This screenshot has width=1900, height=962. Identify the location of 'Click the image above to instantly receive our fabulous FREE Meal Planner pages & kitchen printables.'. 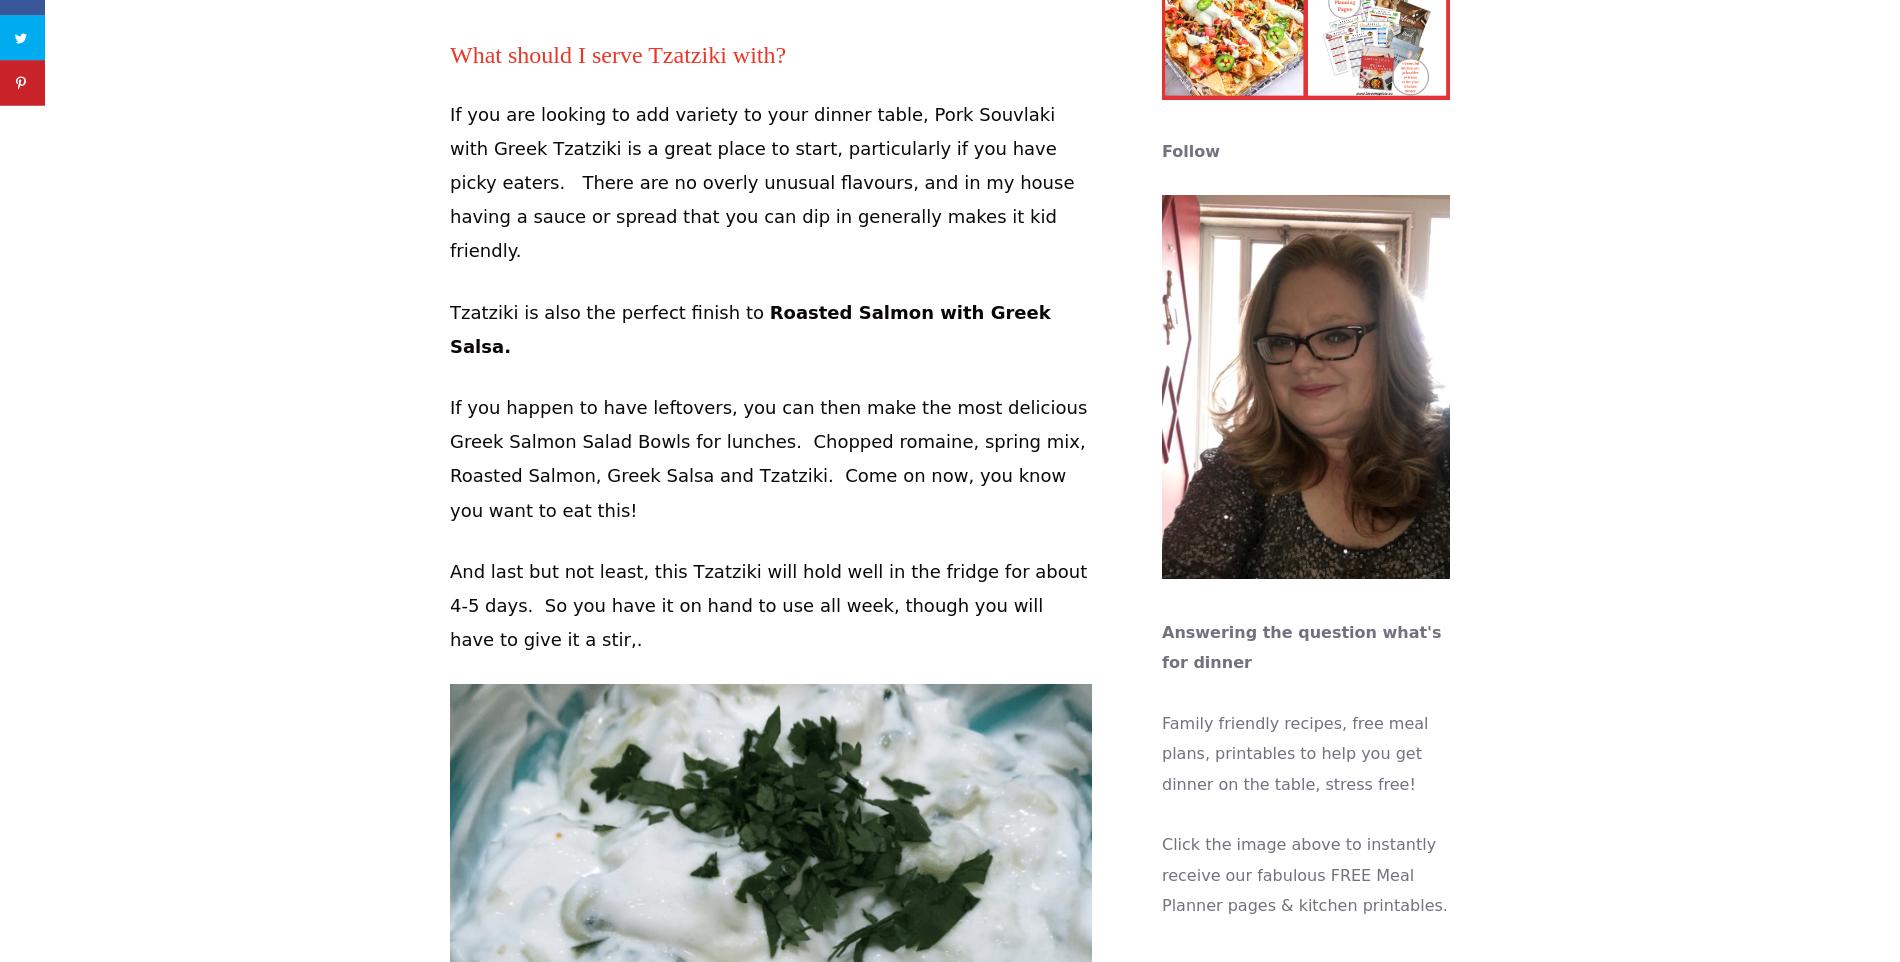
(1303, 874).